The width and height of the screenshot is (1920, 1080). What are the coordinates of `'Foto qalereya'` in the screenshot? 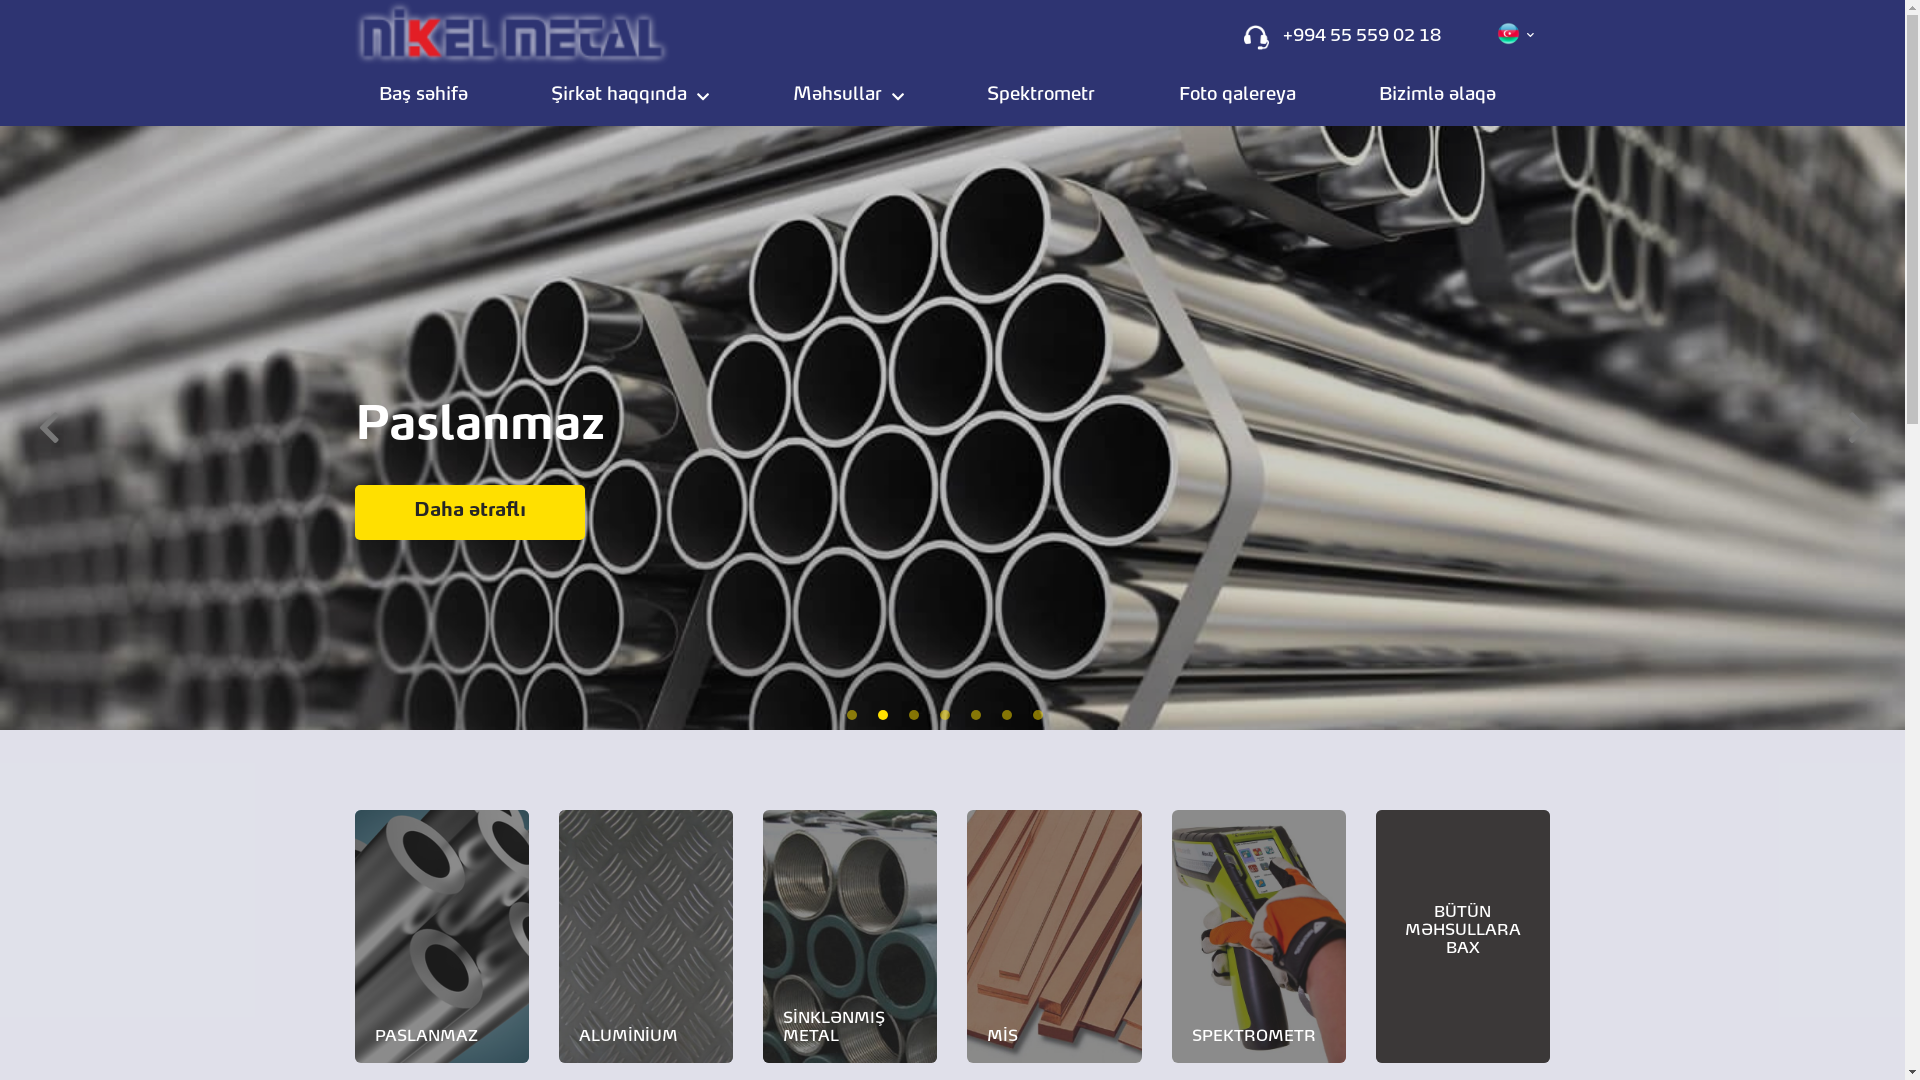 It's located at (1236, 95).